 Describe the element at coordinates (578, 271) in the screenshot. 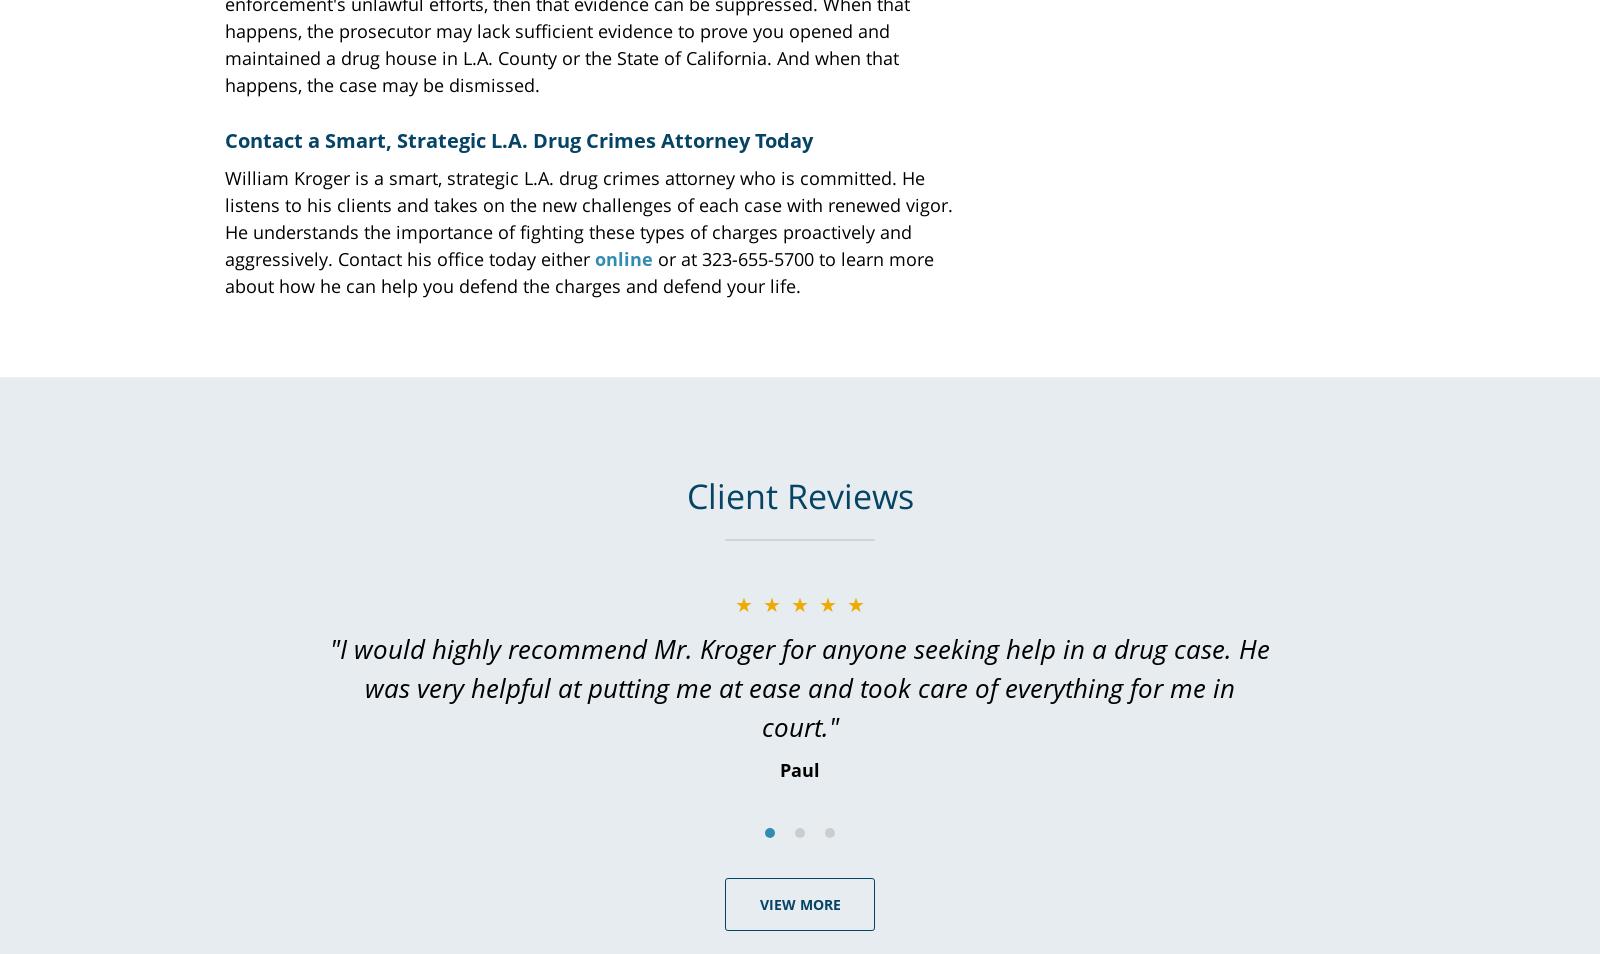

I see `'or at 323-655-5700 to learn more about how he can help you defend the charges and defend your life.'` at that location.